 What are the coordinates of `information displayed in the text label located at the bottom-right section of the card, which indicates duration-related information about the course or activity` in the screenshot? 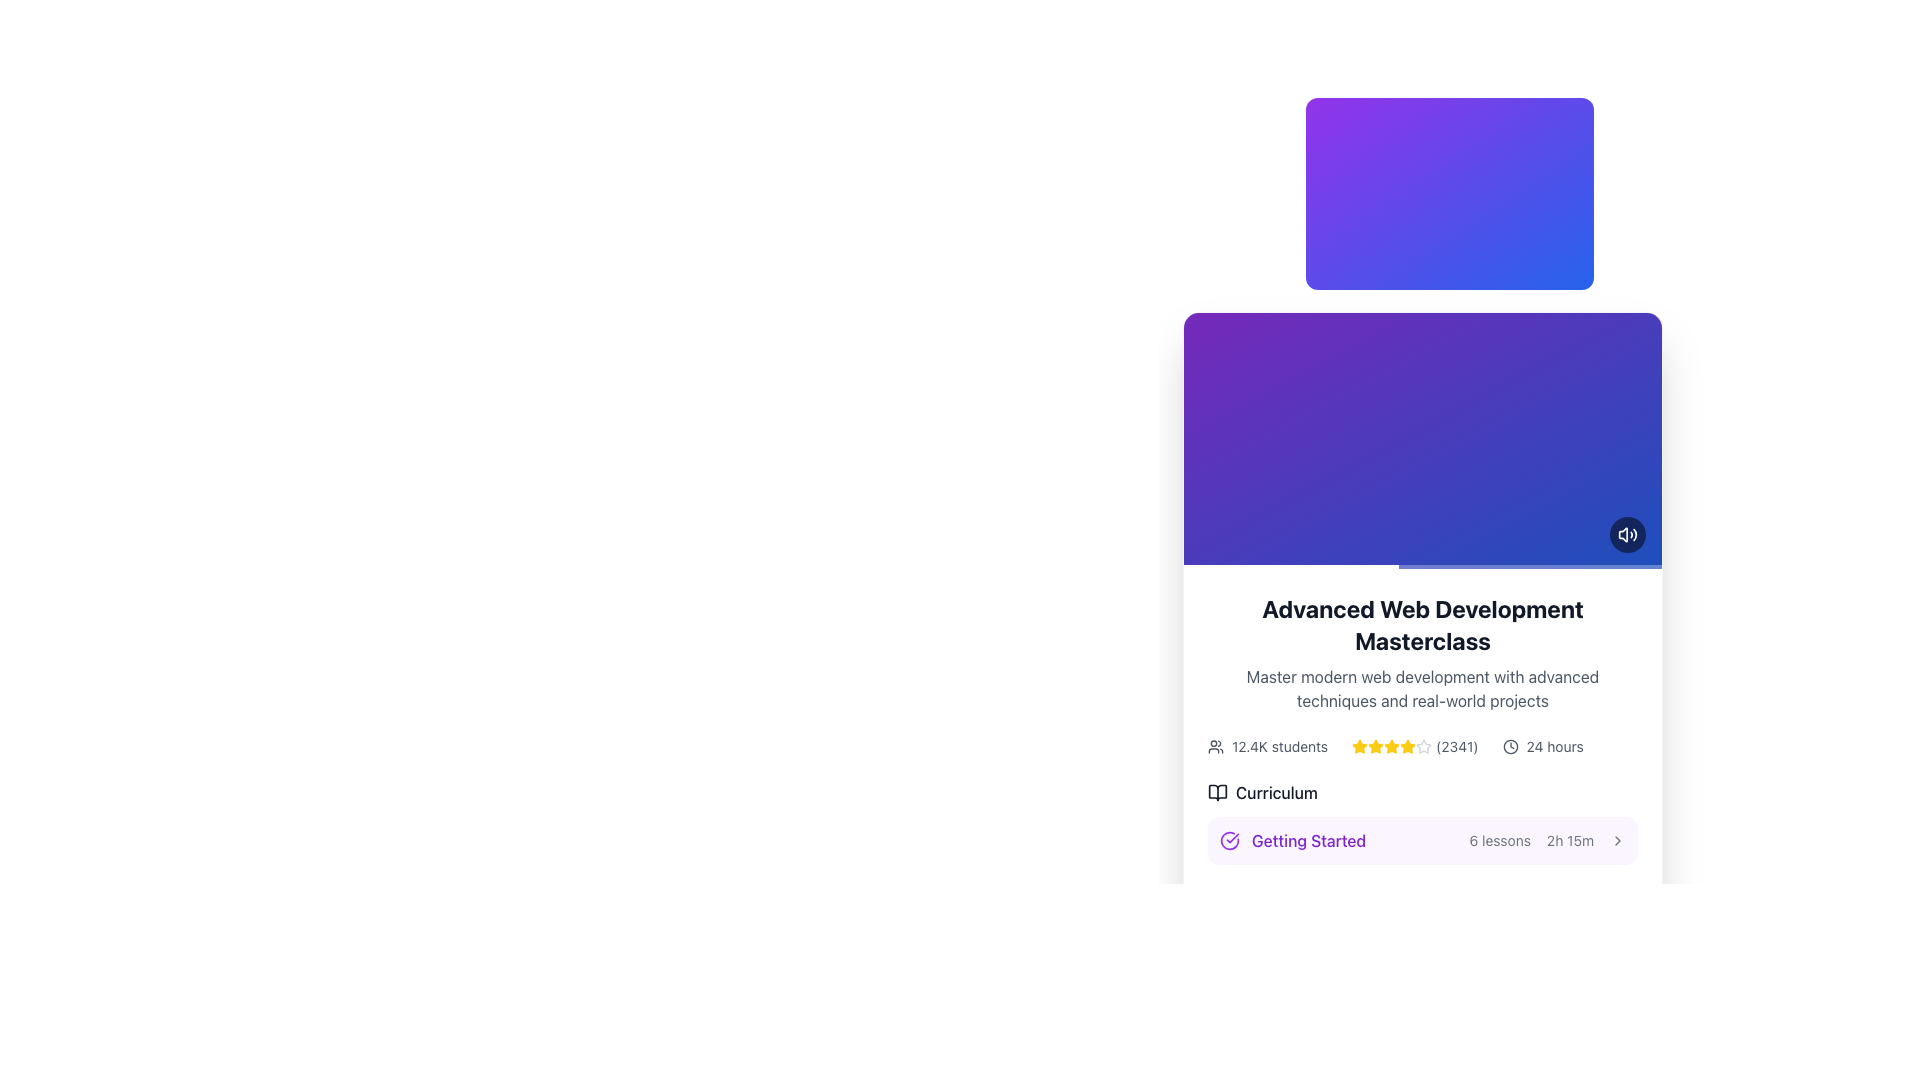 It's located at (1554, 747).